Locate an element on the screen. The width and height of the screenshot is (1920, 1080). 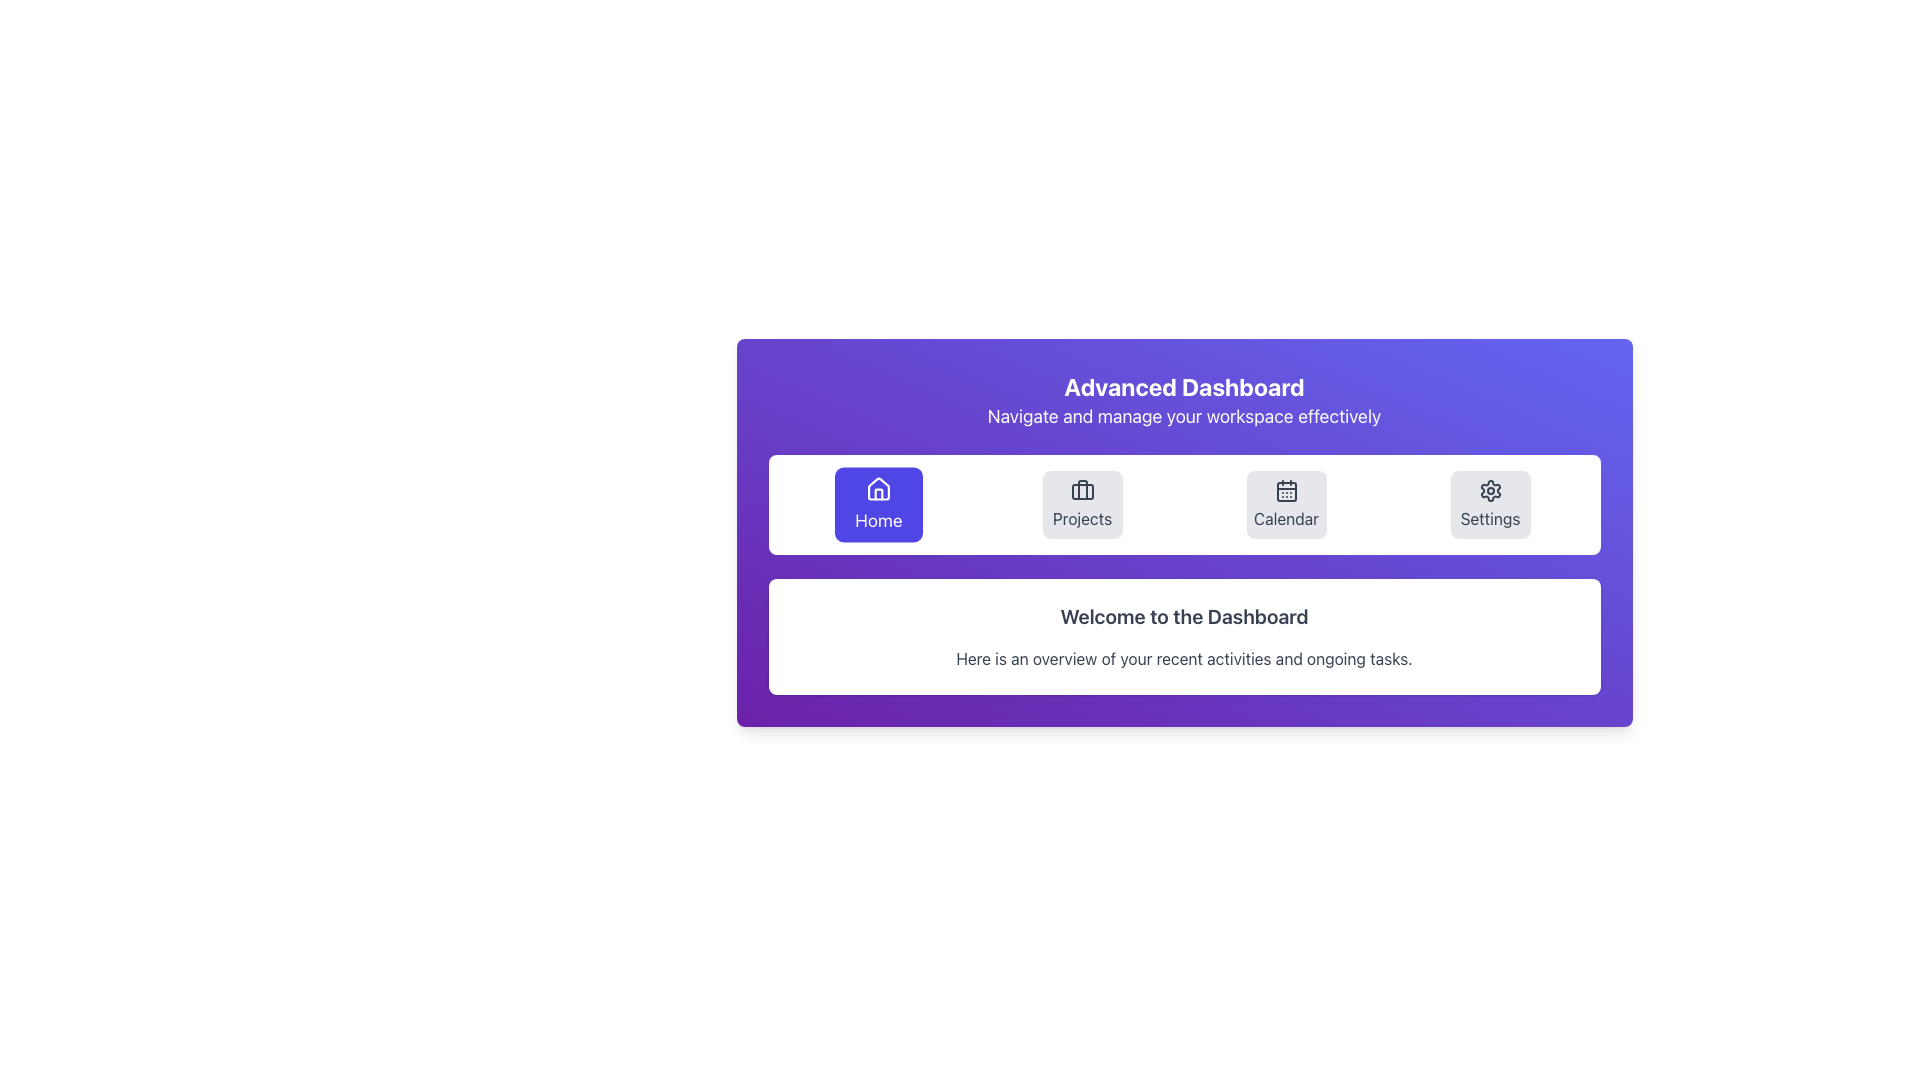
the 'Settings' label text, which is displayed in a standard sans-serif font and located below a gear icon in a horizontal menu bar with a light gray background is located at coordinates (1490, 518).